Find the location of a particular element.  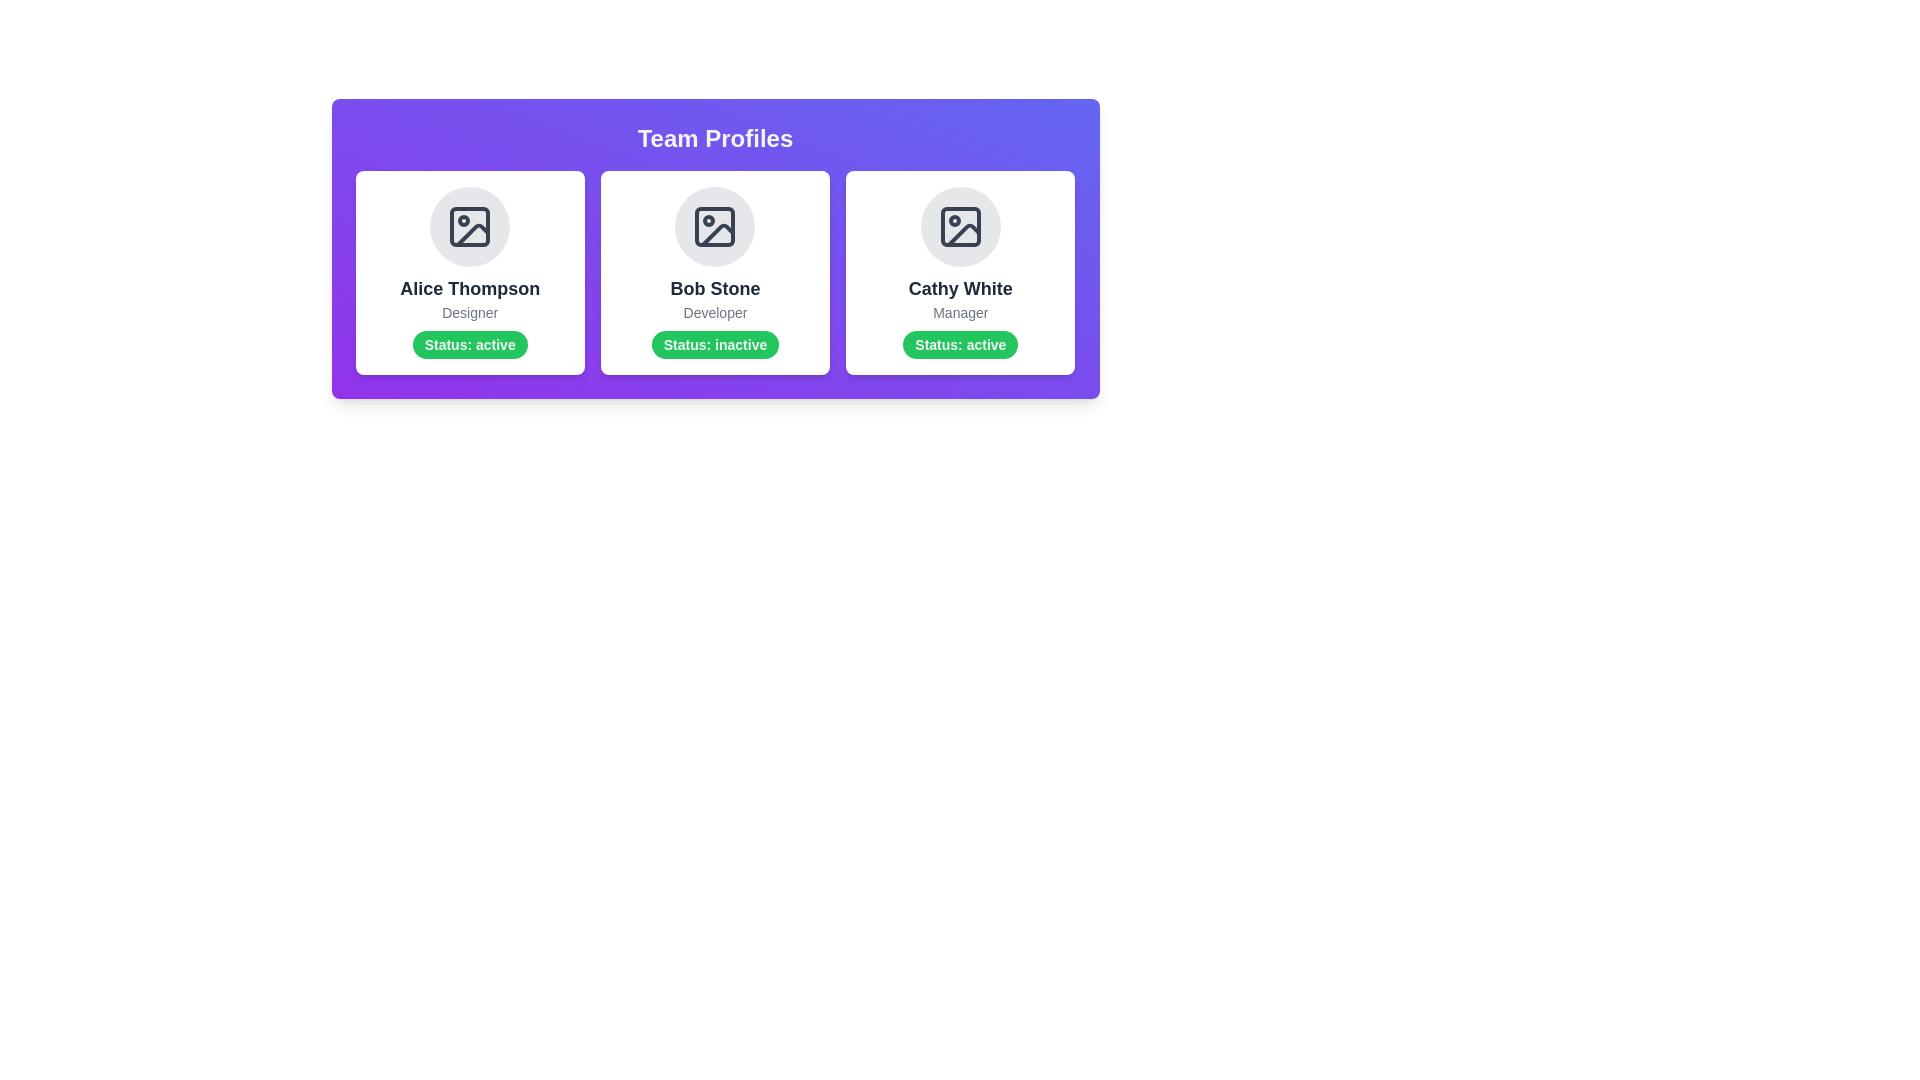

the static text display that shows the name of a team member, located in the center card of the 'Team Profiles' section, positioned below the circular avatar and above the role description 'Developer' is located at coordinates (715, 289).